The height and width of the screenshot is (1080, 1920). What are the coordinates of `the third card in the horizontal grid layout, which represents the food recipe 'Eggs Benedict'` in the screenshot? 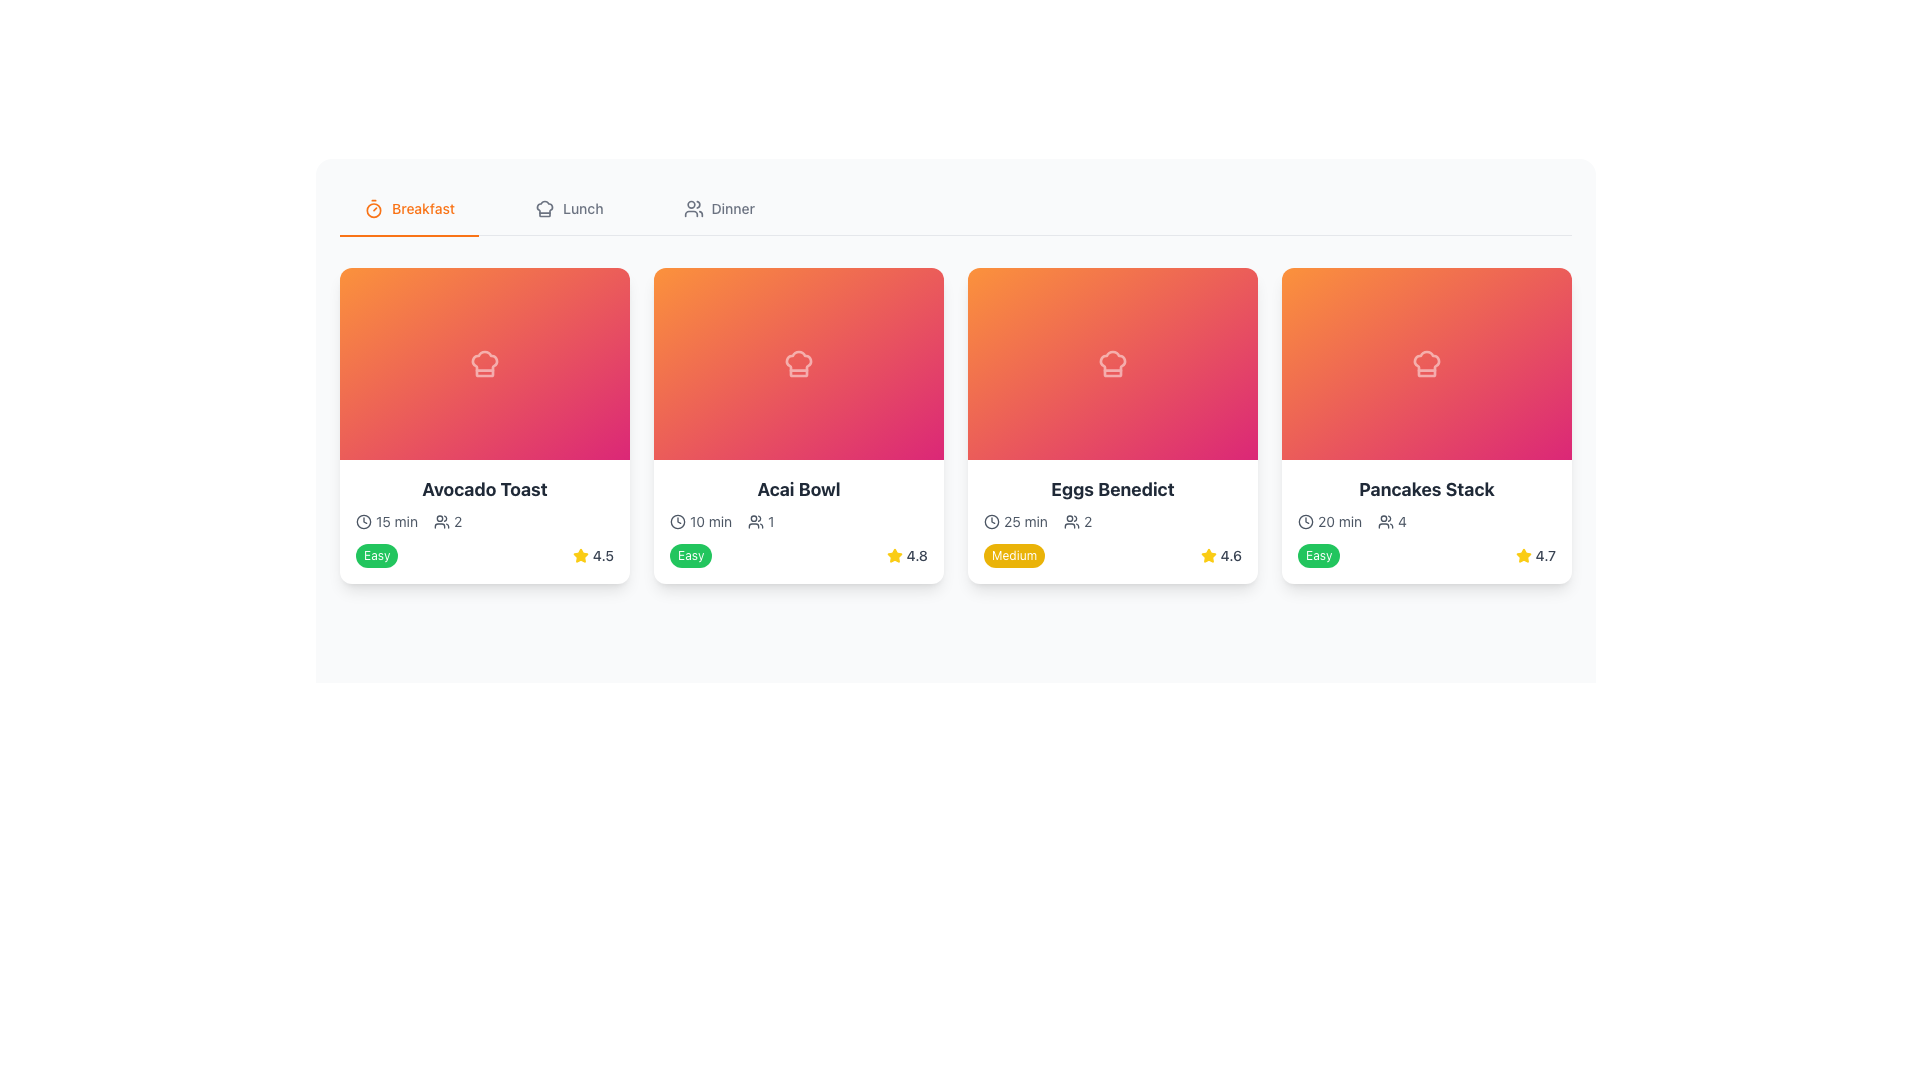 It's located at (1112, 424).